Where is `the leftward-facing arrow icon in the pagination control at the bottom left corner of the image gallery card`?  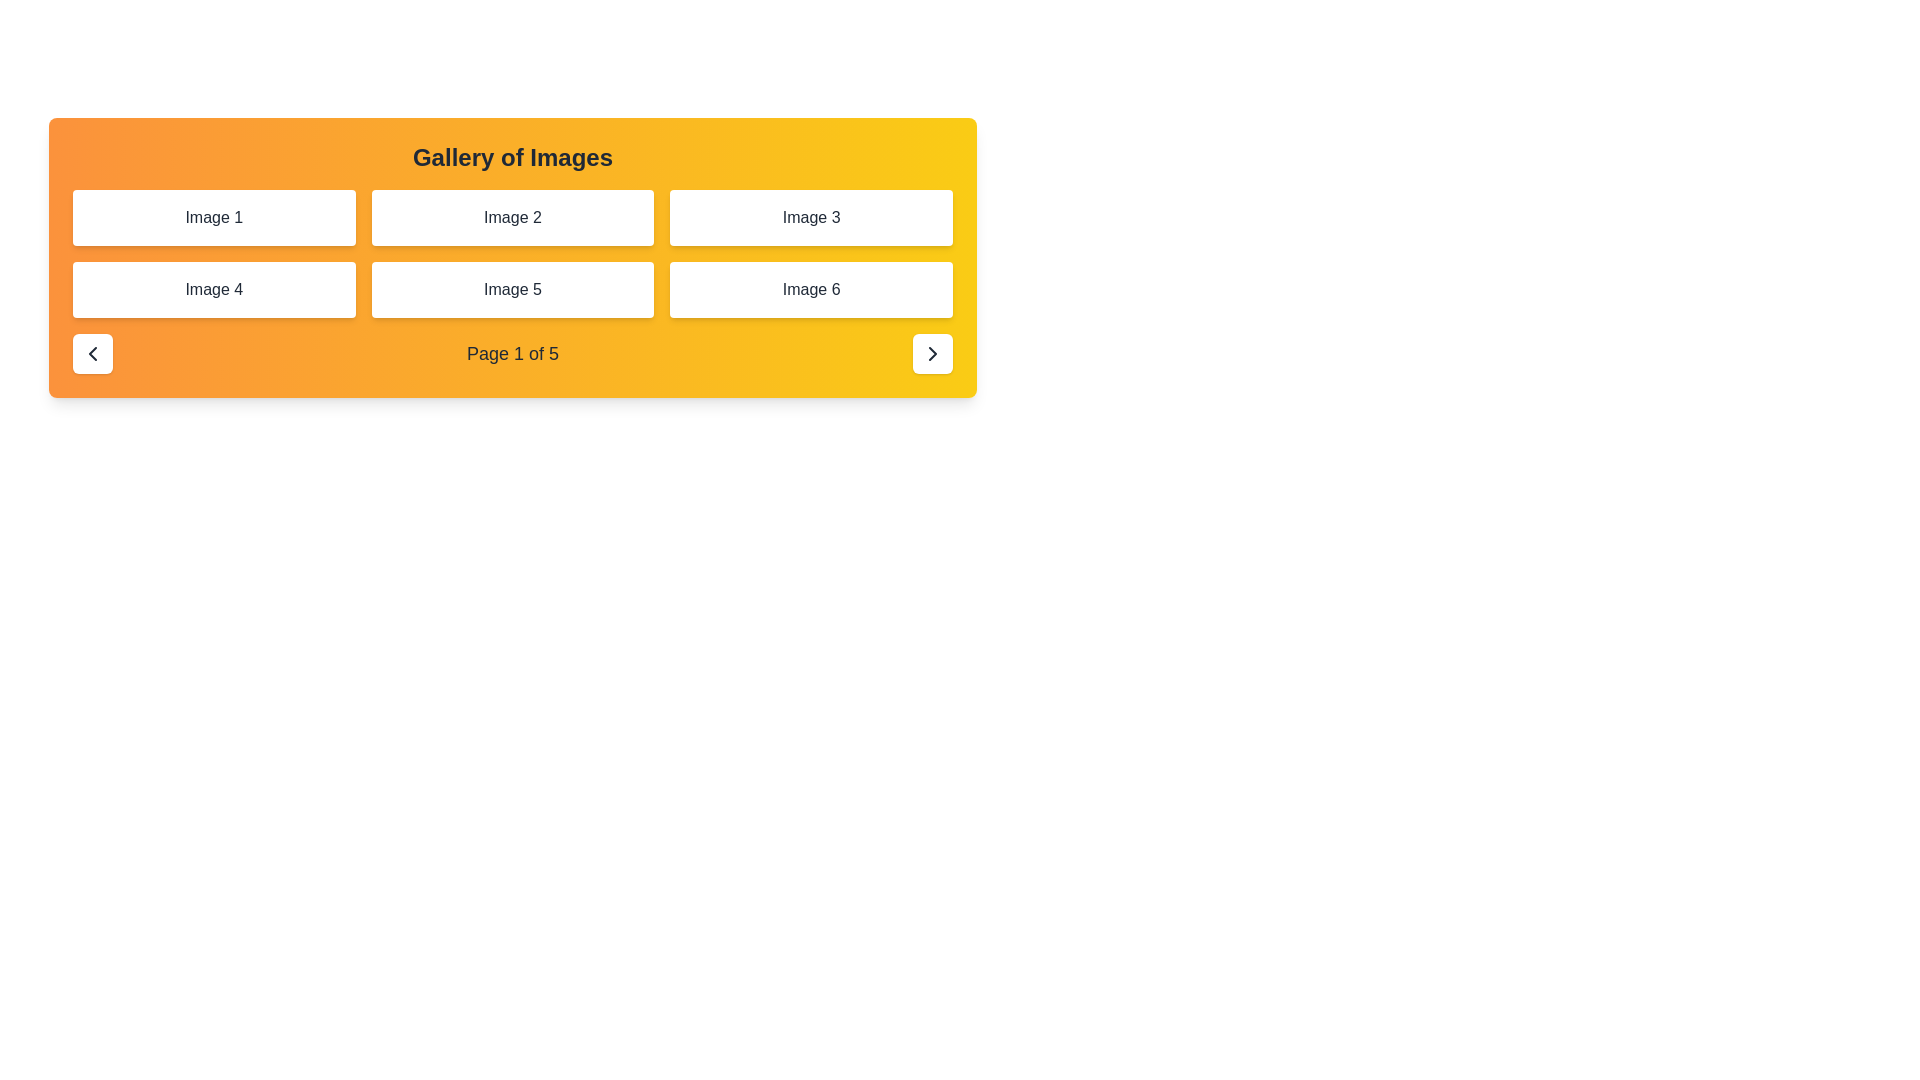
the leftward-facing arrow icon in the pagination control at the bottom left corner of the image gallery card is located at coordinates (91, 353).